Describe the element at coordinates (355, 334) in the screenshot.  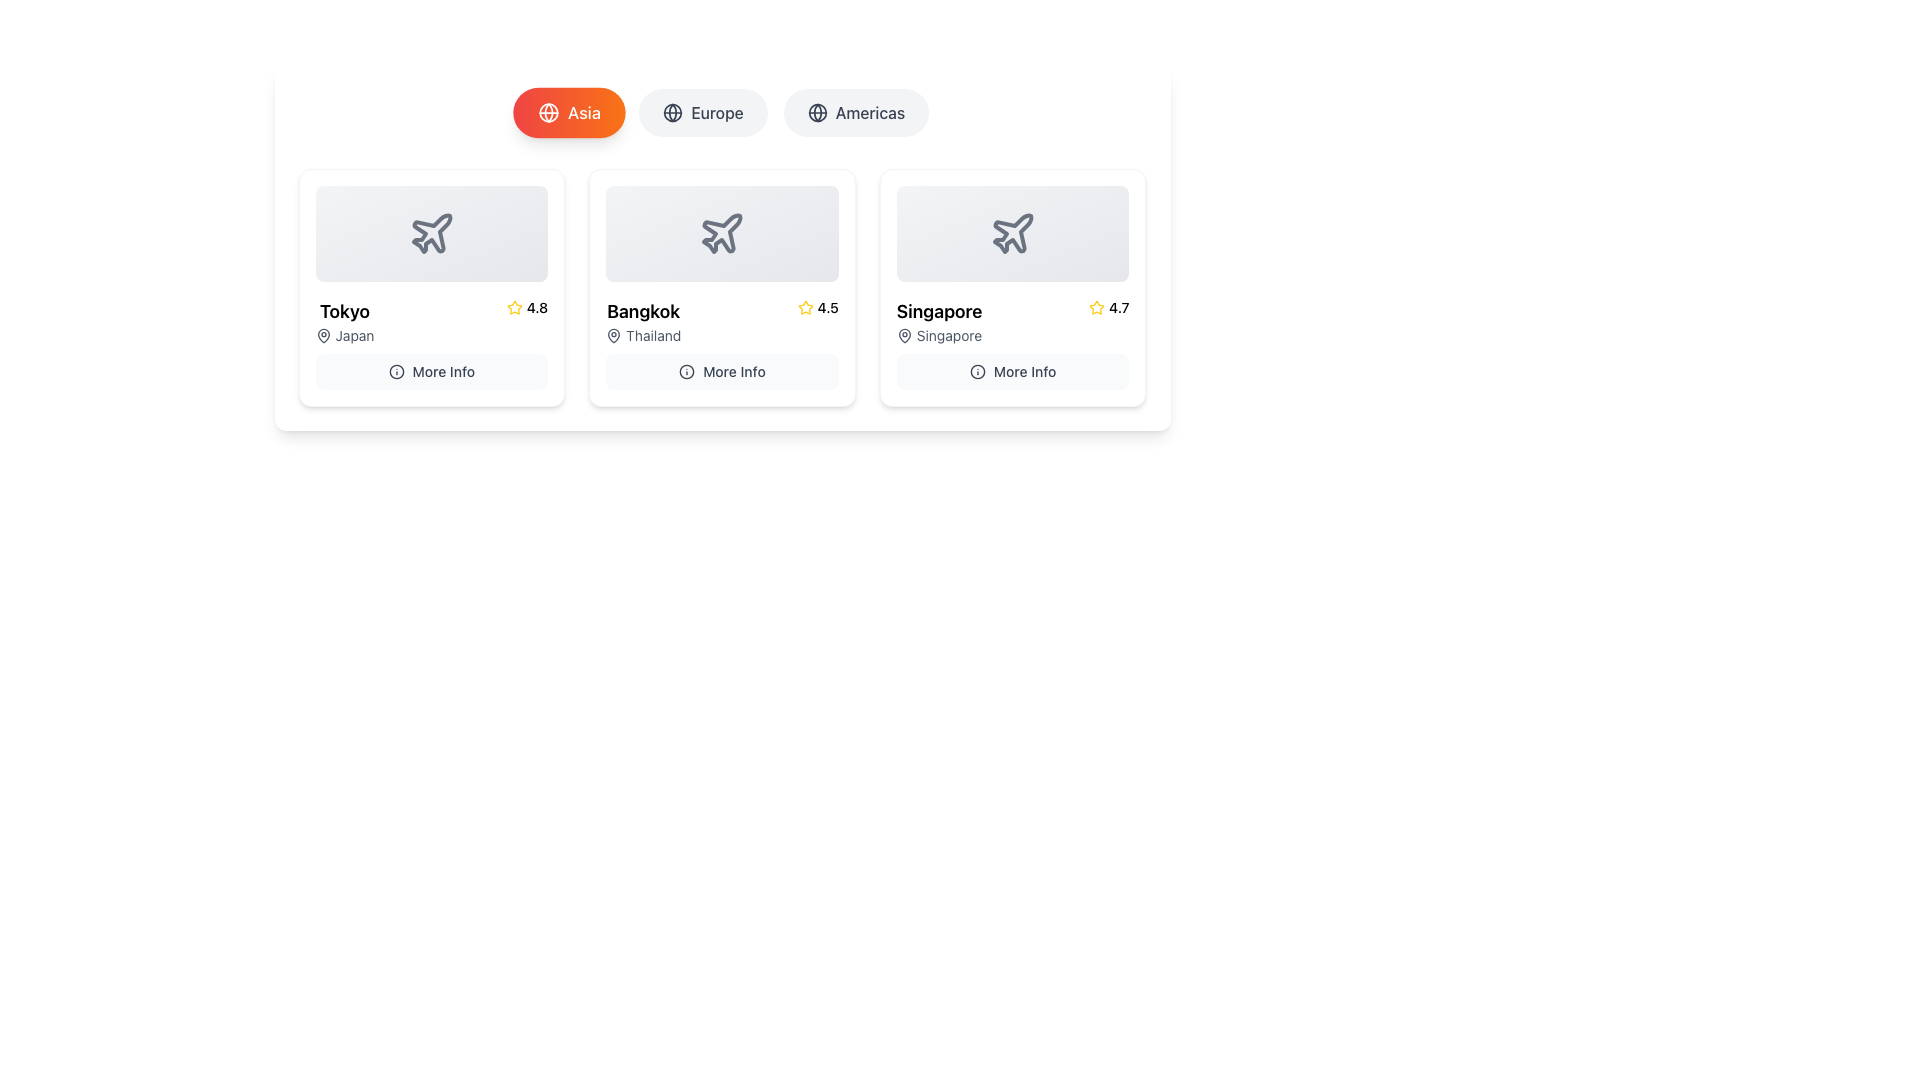
I see `the text label displaying 'Japan' which is located` at that location.